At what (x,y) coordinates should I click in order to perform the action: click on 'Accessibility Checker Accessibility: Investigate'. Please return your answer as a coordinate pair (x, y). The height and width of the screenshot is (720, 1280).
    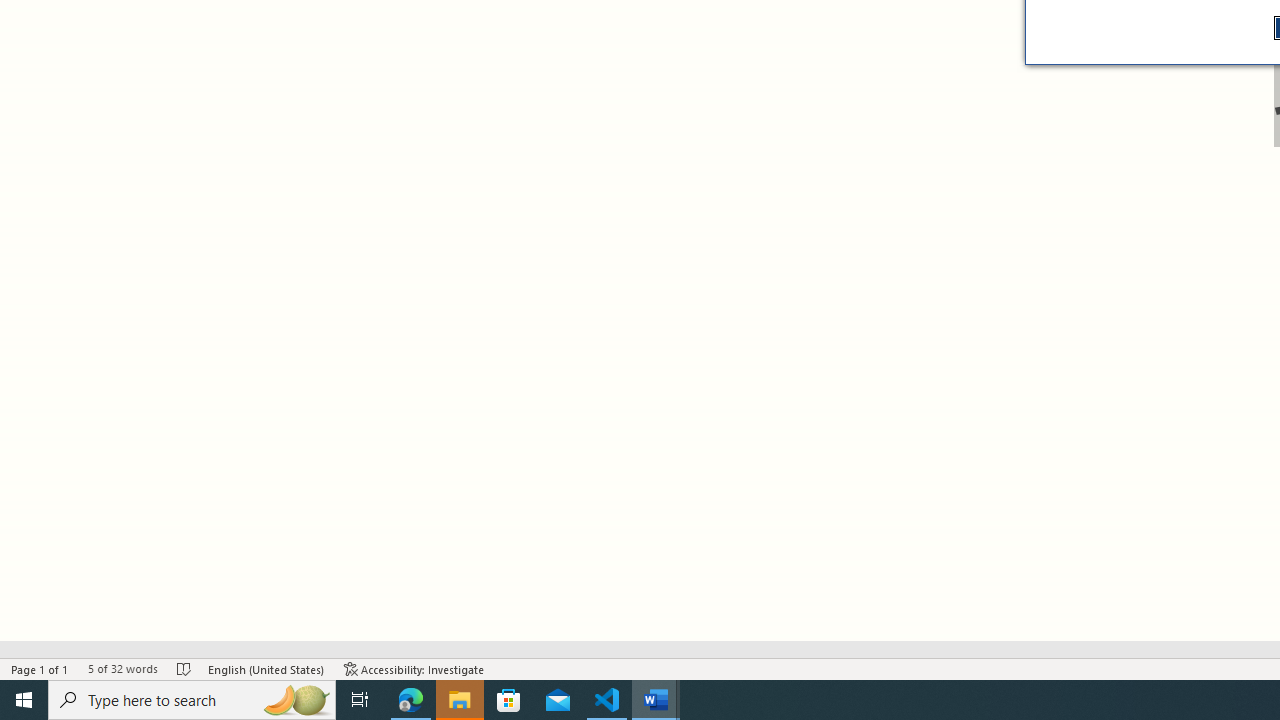
    Looking at the image, I should click on (413, 669).